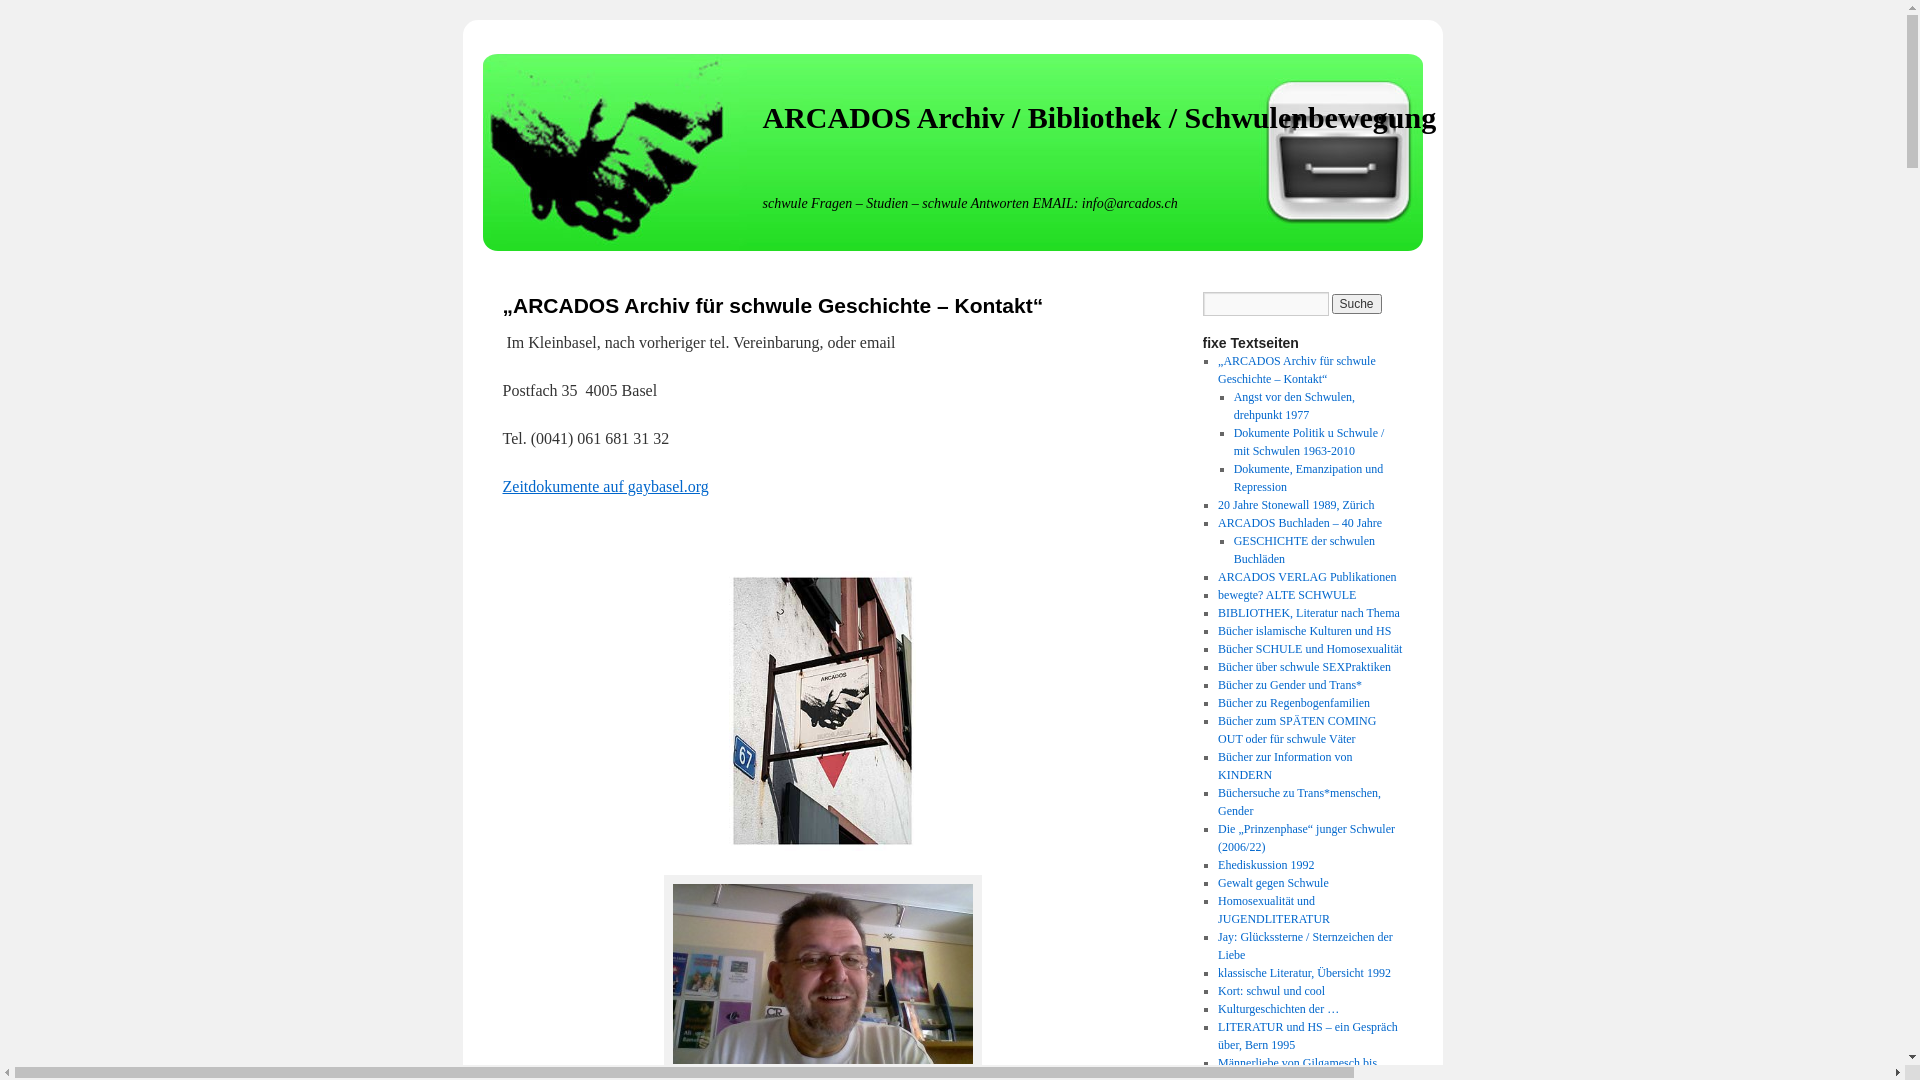 This screenshot has width=1920, height=1080. Describe the element at coordinates (822, 709) in the screenshot. I see `'ARC'` at that location.